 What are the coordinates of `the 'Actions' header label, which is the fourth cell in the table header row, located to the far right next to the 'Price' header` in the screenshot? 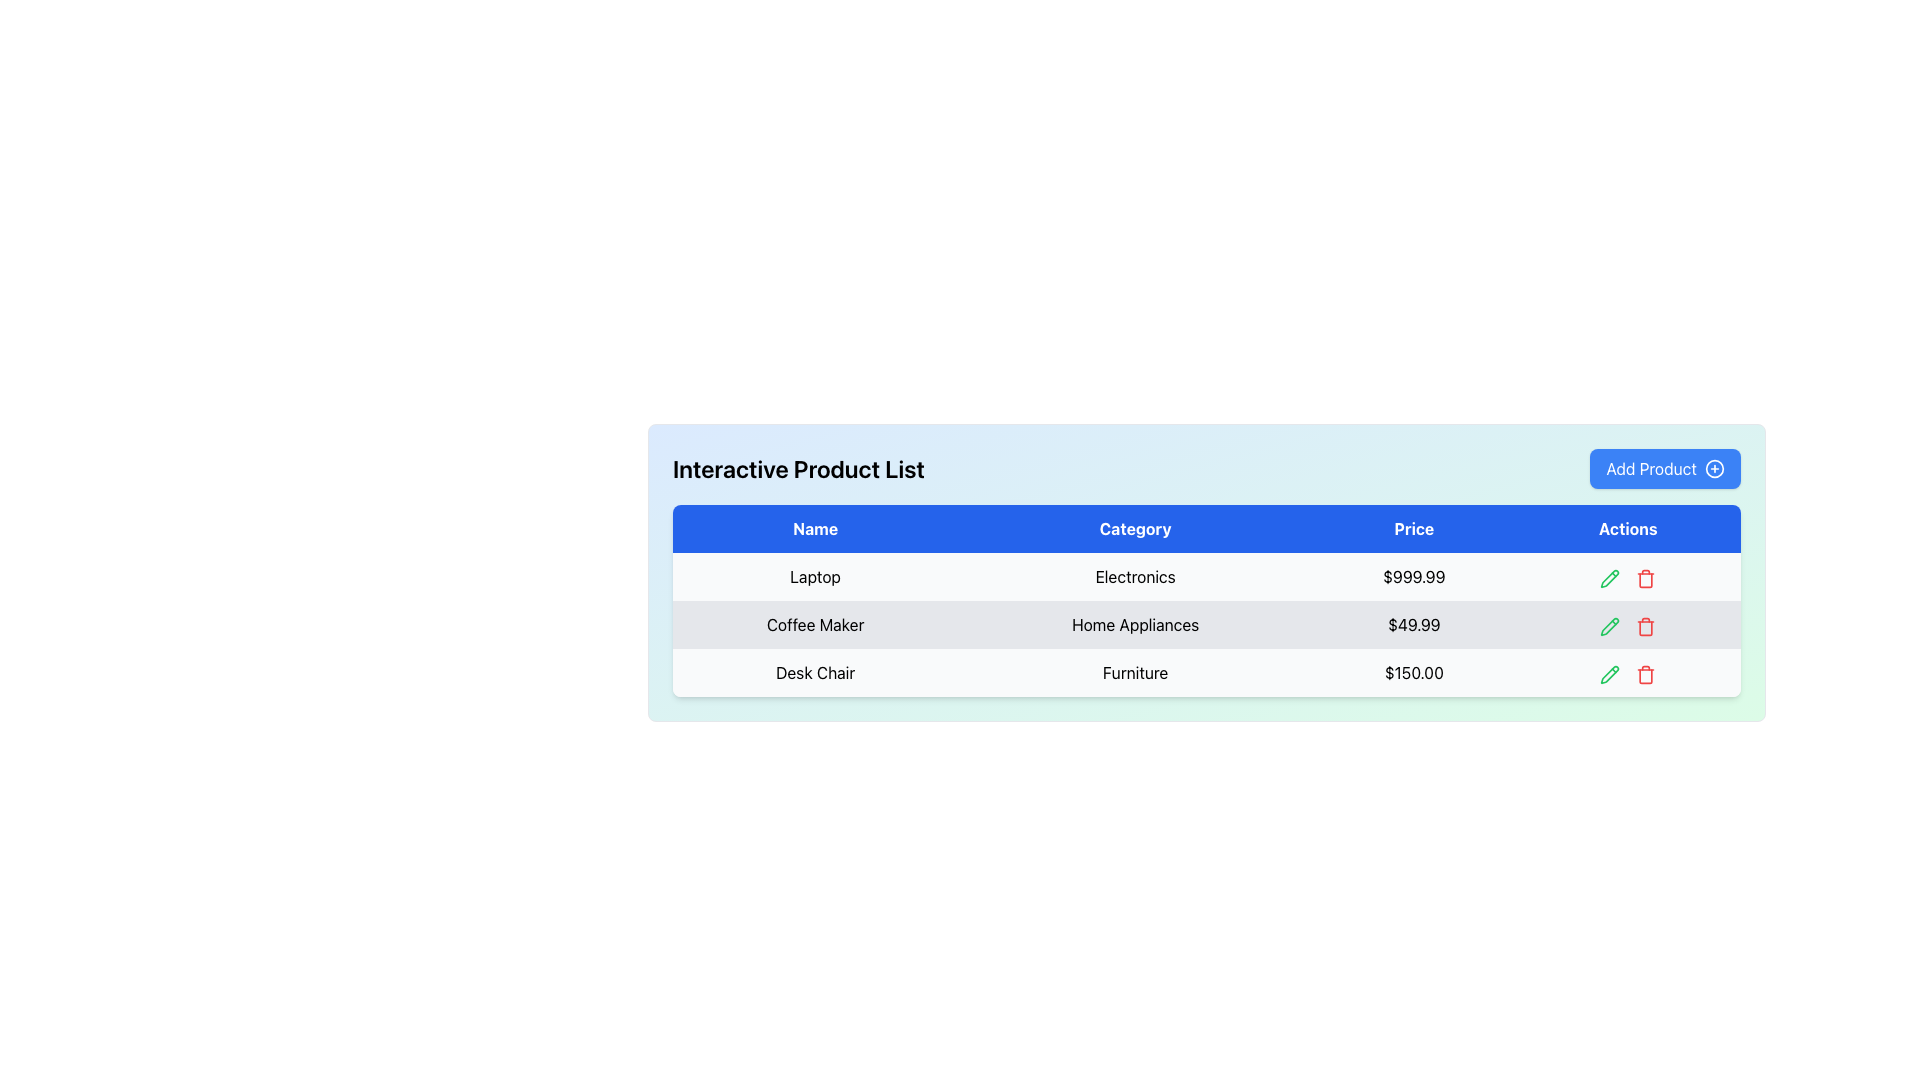 It's located at (1628, 527).